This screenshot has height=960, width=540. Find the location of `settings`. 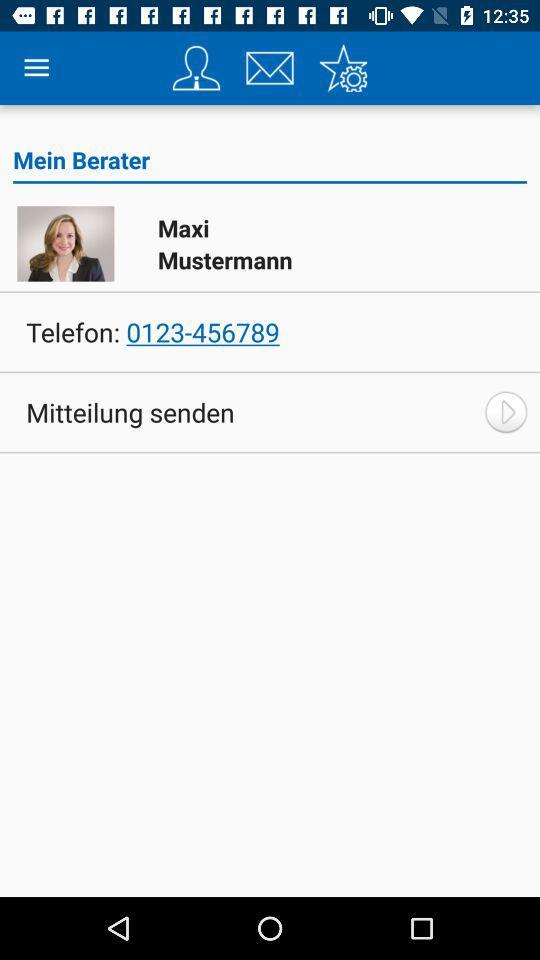

settings is located at coordinates (342, 68).